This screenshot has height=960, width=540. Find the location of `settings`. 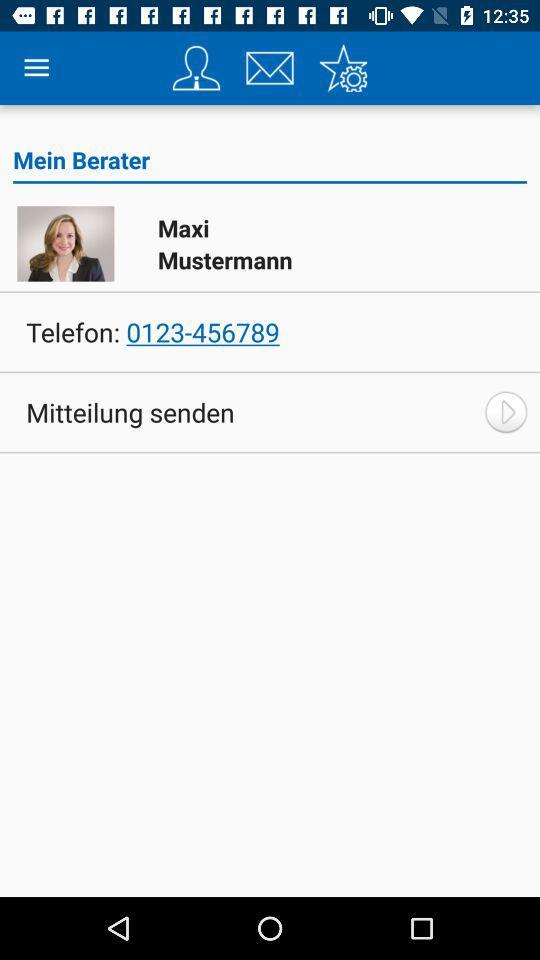

settings is located at coordinates (342, 68).